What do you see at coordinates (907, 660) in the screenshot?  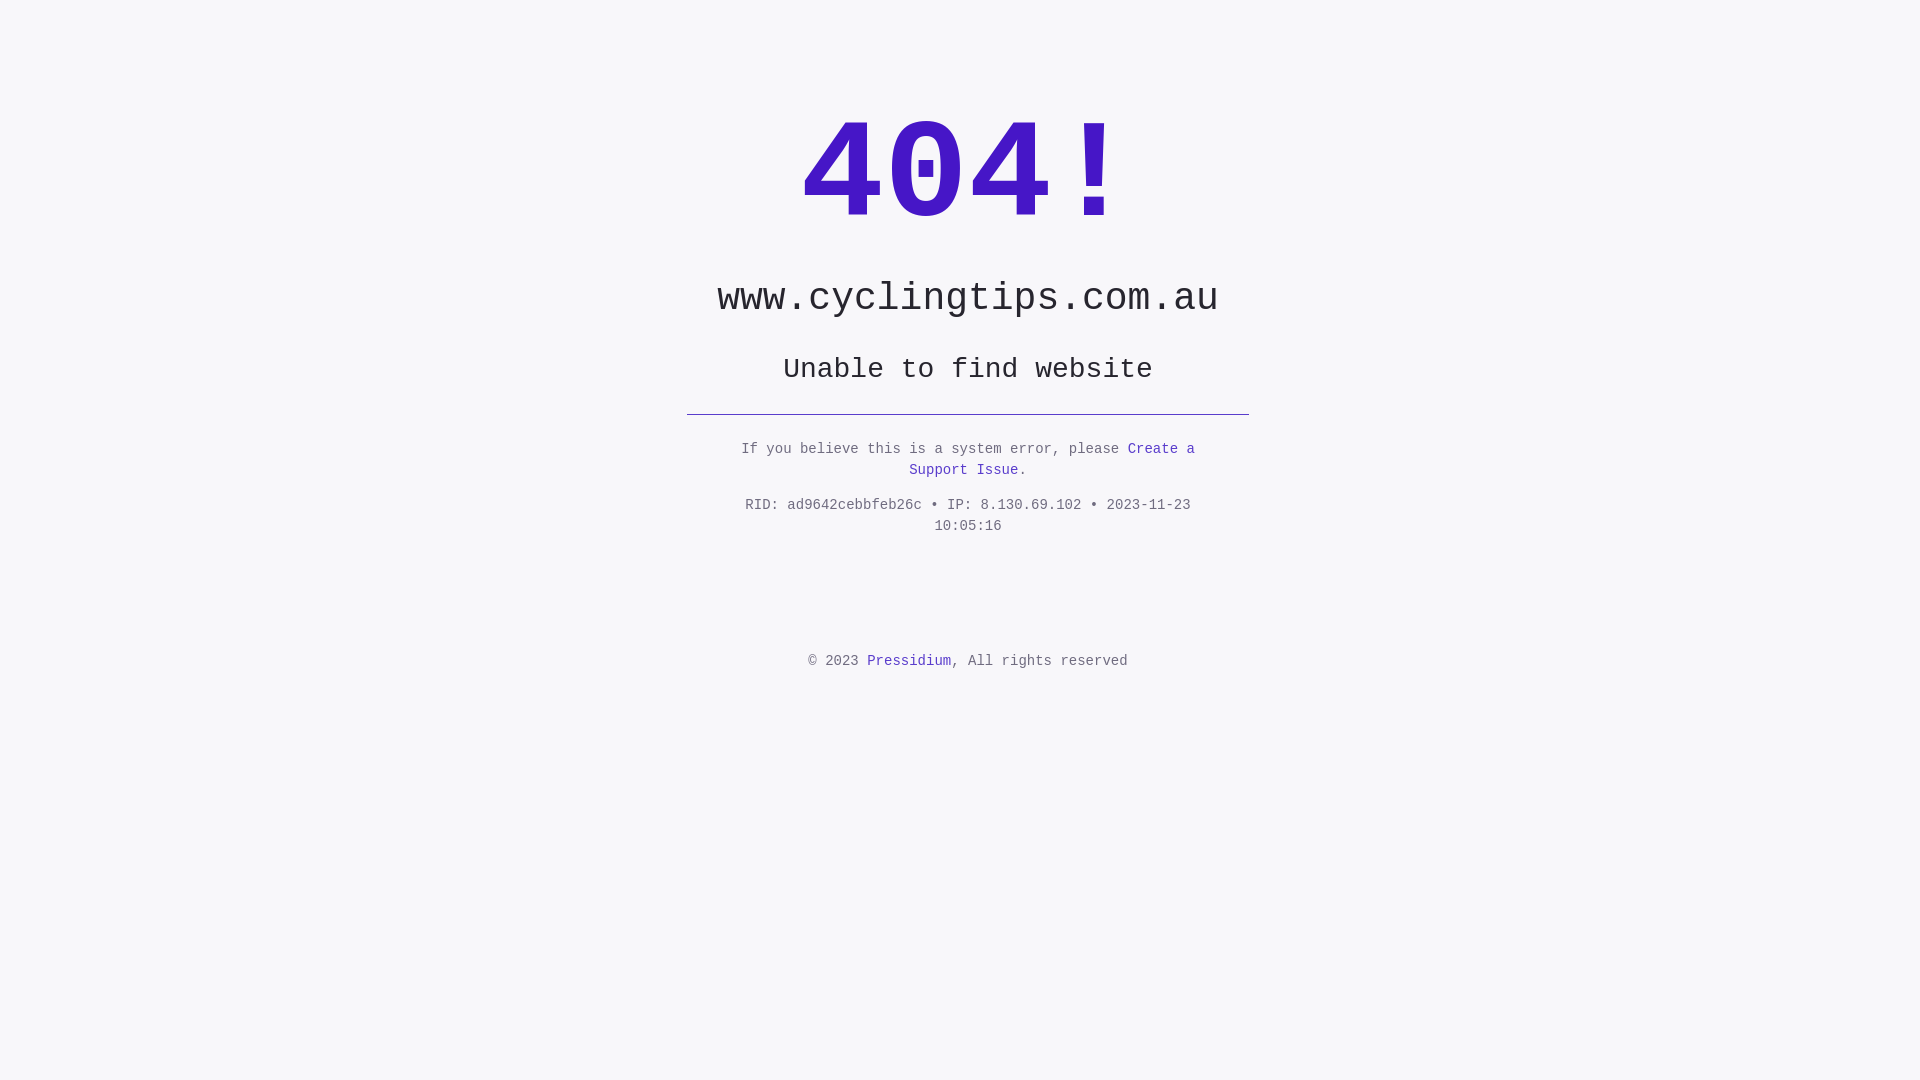 I see `'Pressidium'` at bounding box center [907, 660].